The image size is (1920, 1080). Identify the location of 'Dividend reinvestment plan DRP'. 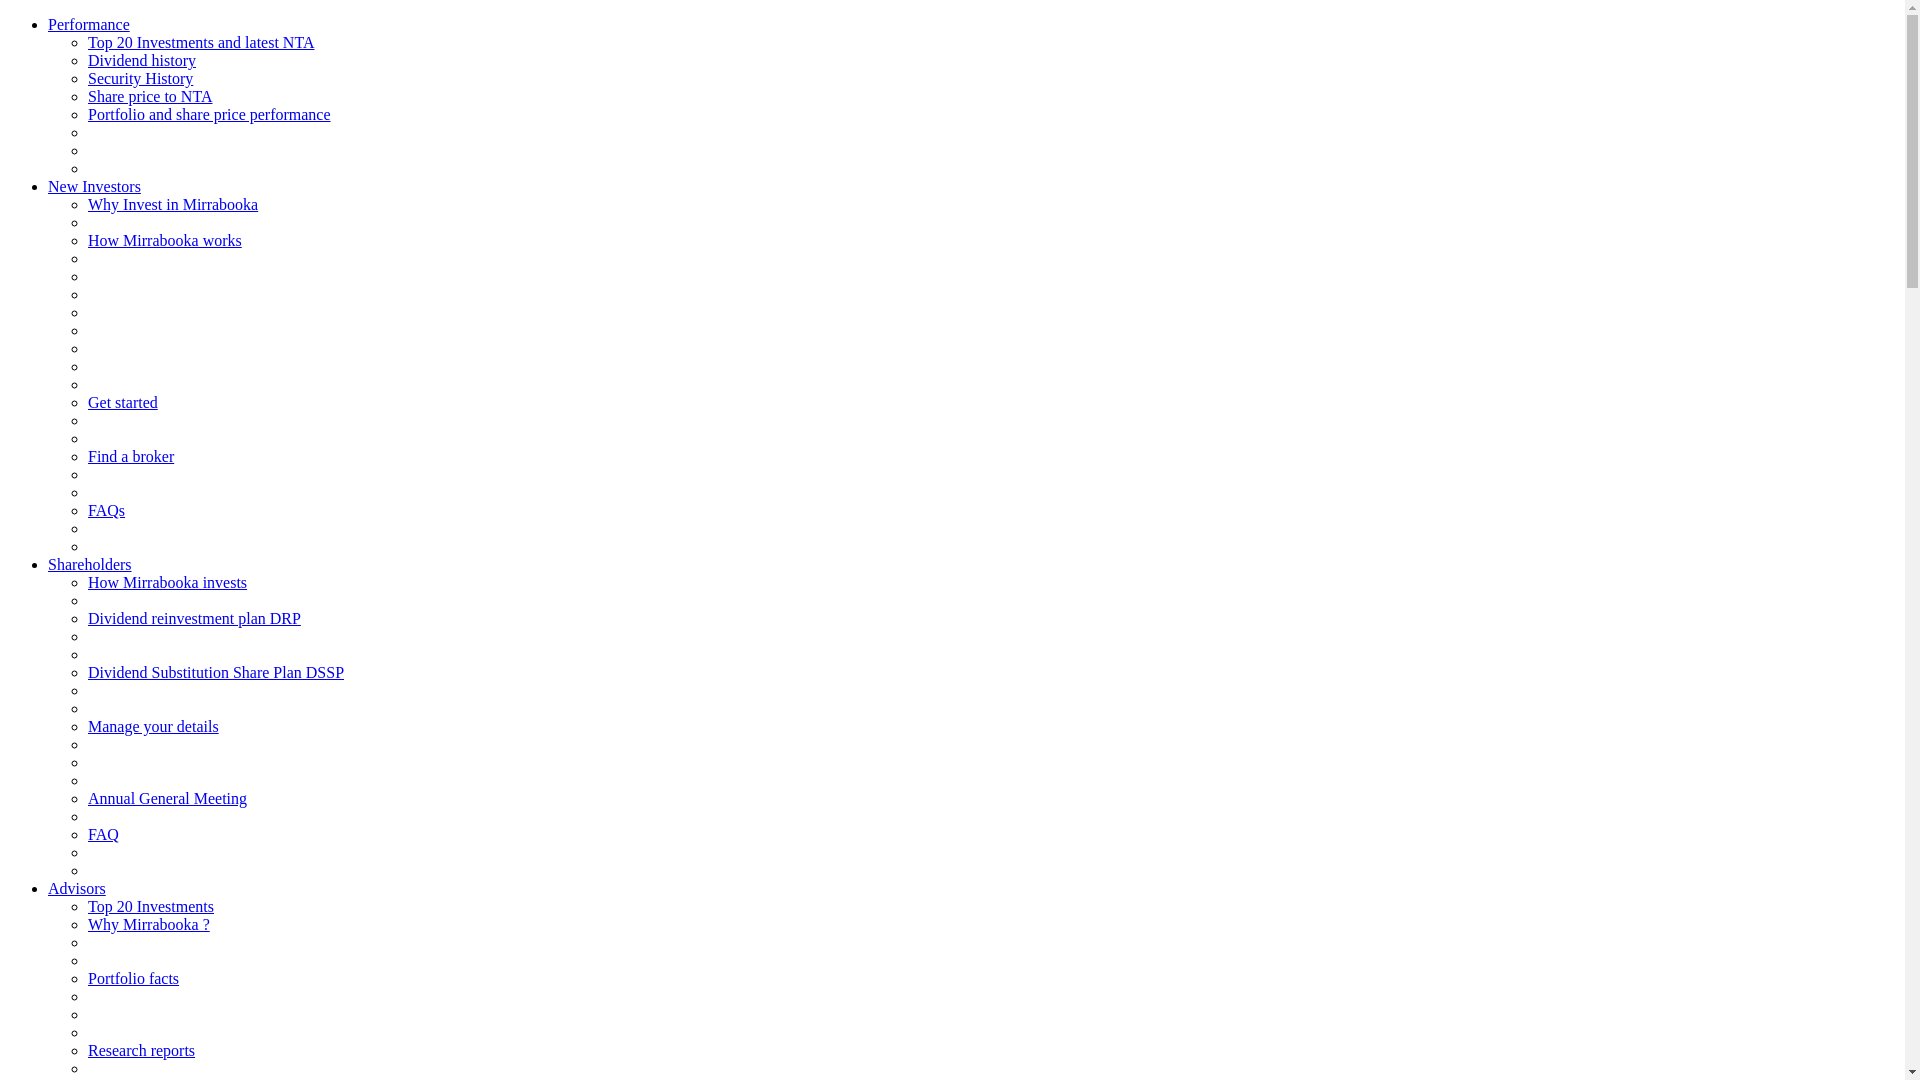
(86, 617).